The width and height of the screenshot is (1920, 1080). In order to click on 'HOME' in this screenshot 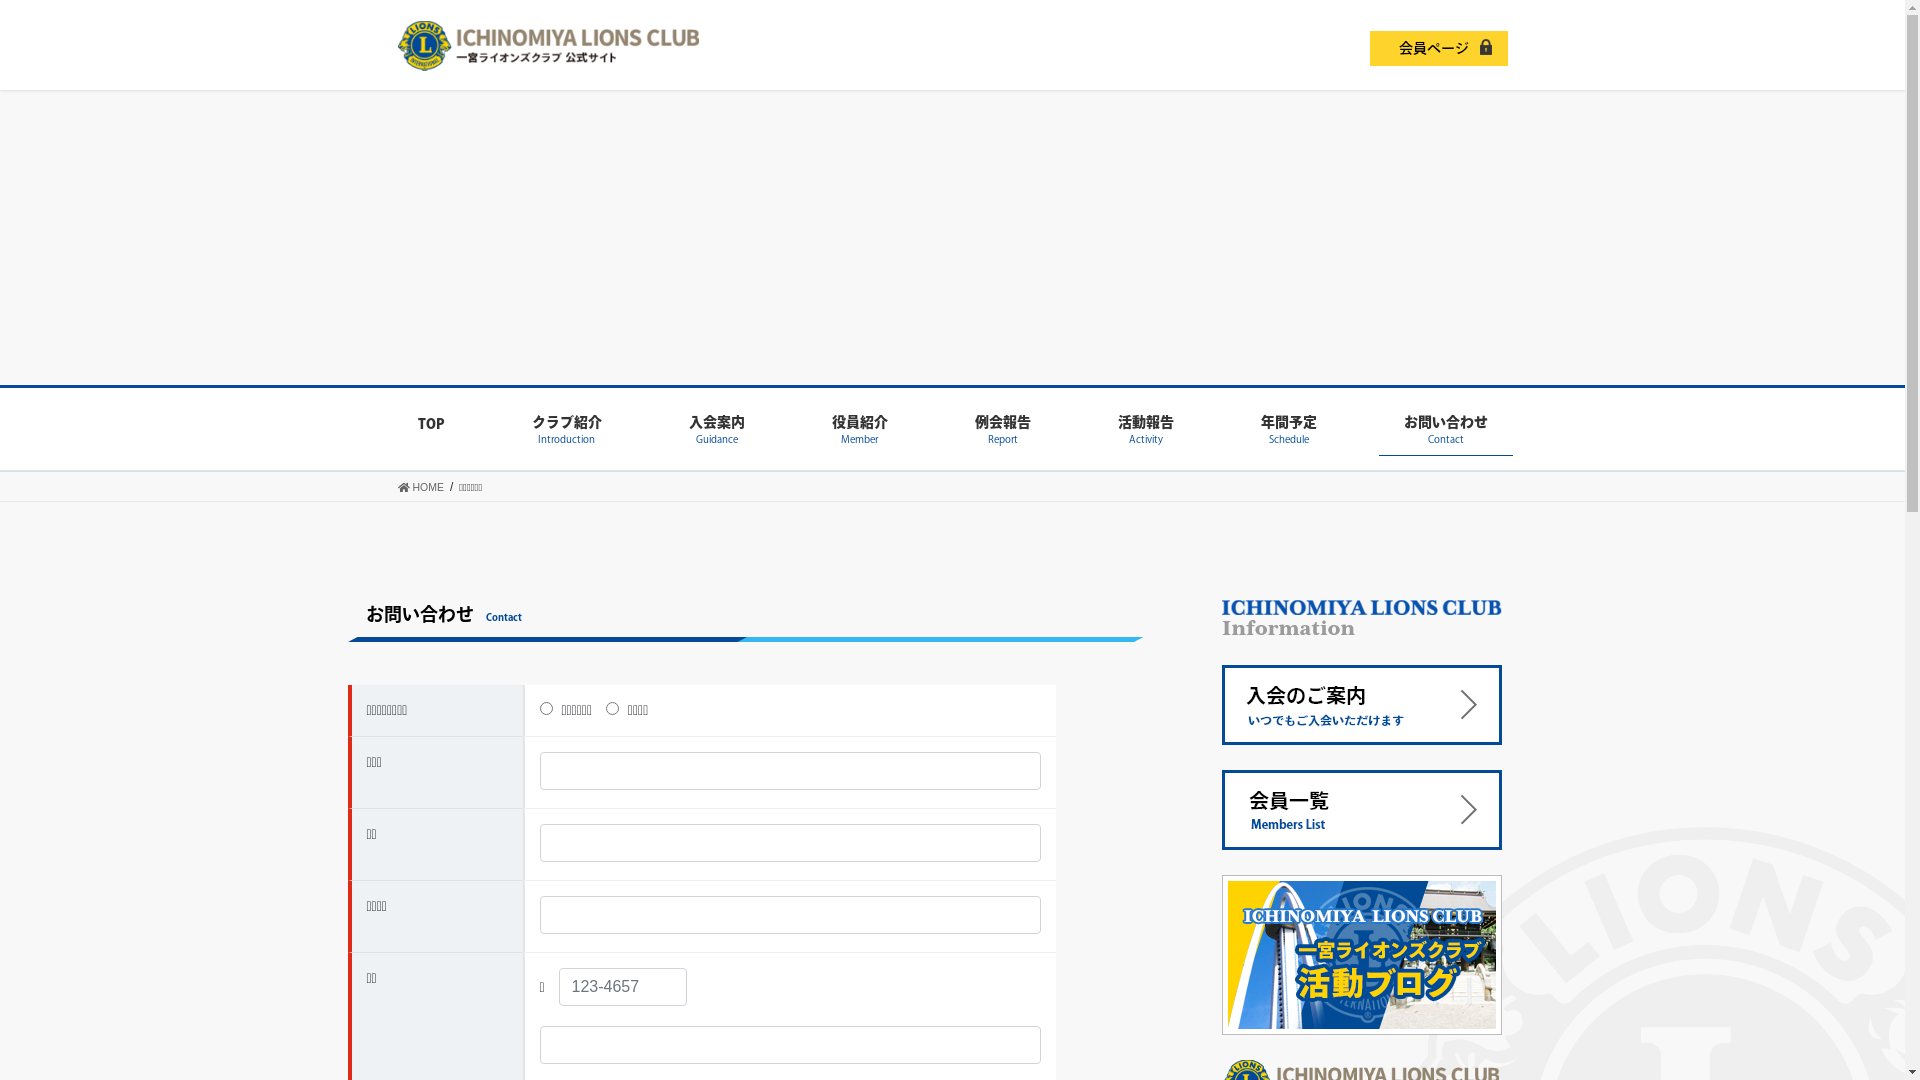, I will do `click(398, 486)`.